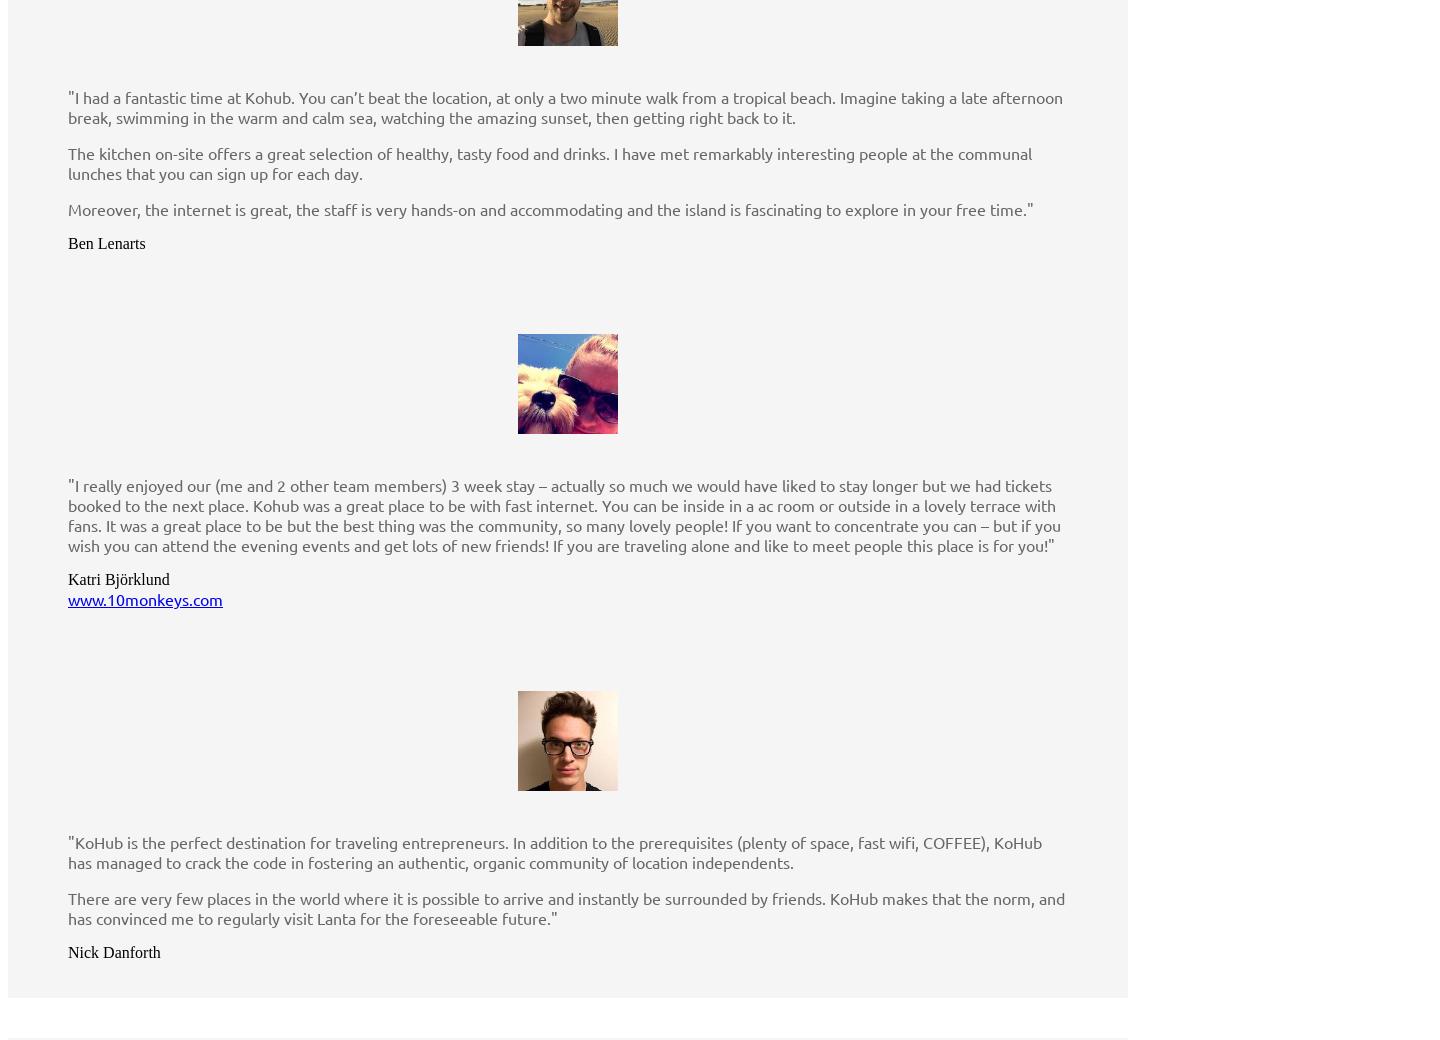  What do you see at coordinates (67, 243) in the screenshot?
I see `'Ben Lenarts'` at bounding box center [67, 243].